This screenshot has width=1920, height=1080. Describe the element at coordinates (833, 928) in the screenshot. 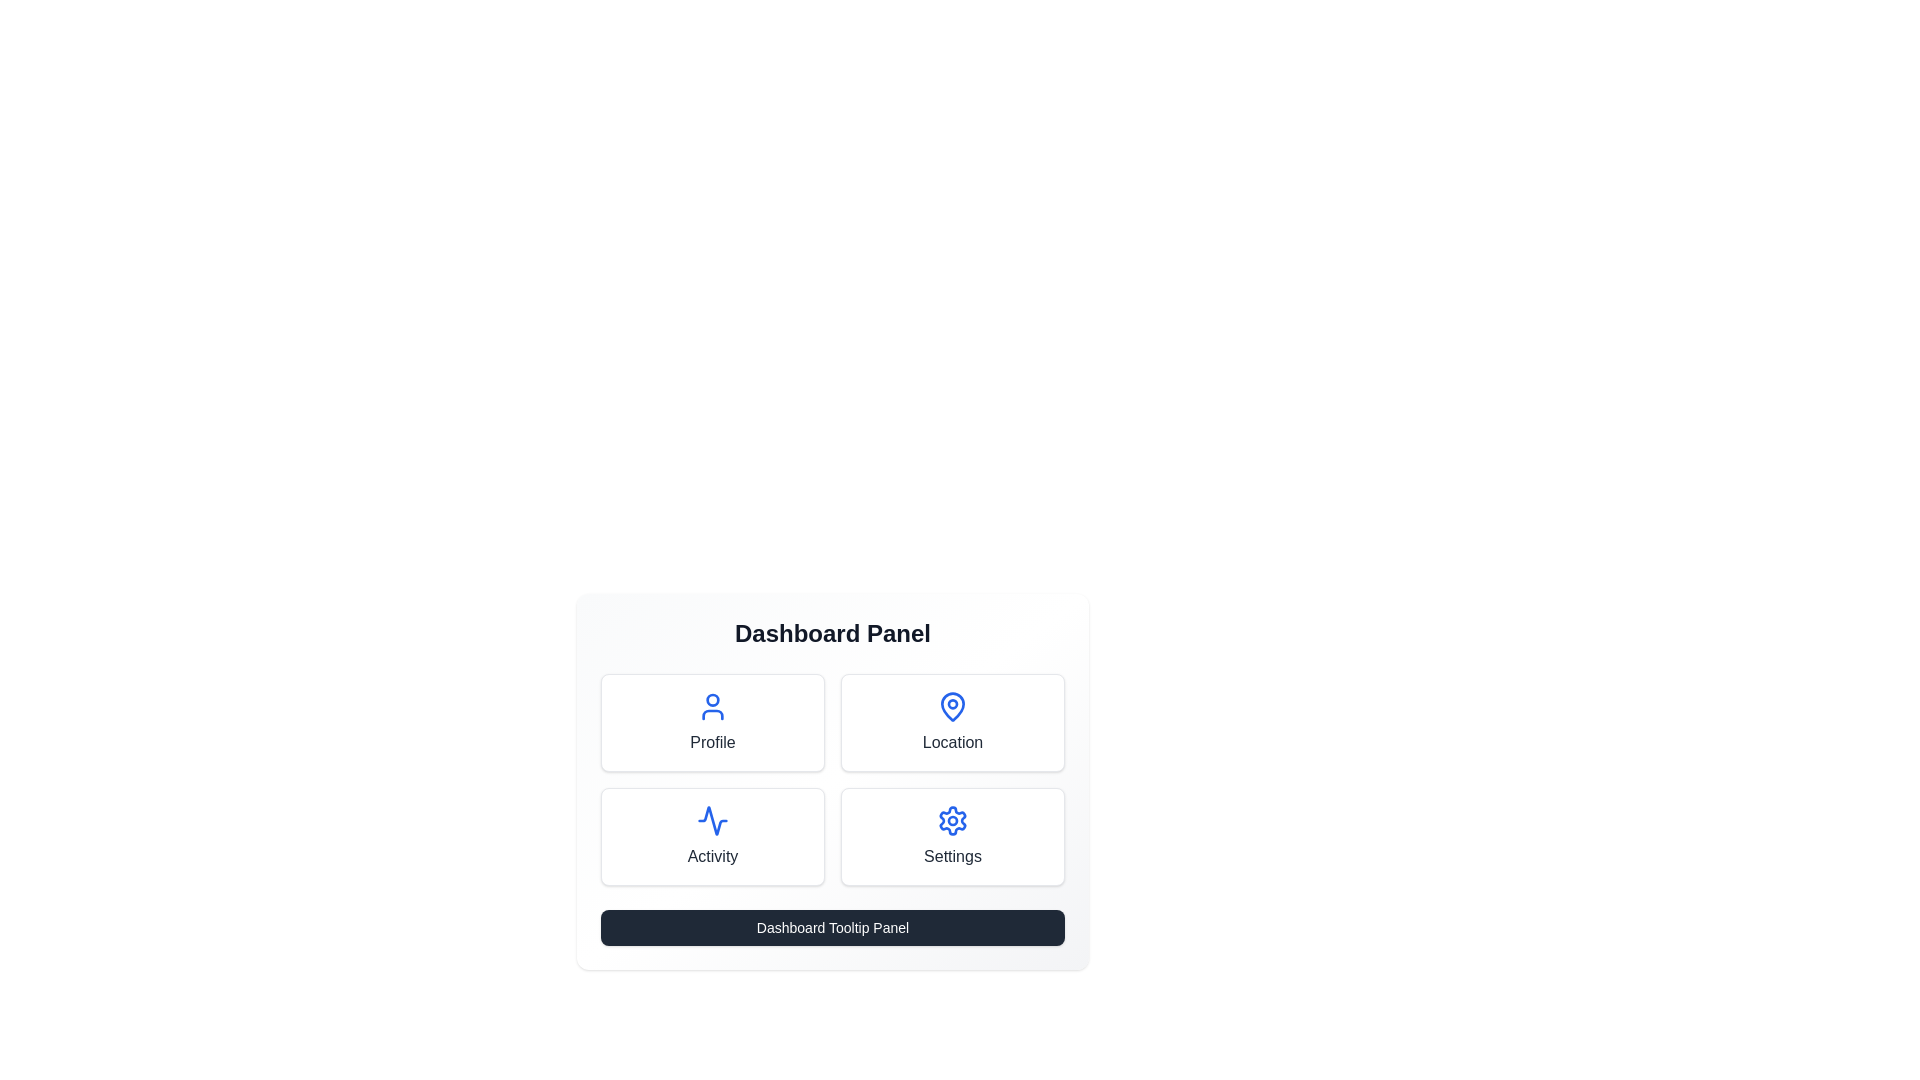

I see `the Static informational panel with a dark gray background and white text saying 'Dashboard Tooltip Panel', located below the 'Profile', 'Location', 'Activity', and 'Settings' buttons` at that location.